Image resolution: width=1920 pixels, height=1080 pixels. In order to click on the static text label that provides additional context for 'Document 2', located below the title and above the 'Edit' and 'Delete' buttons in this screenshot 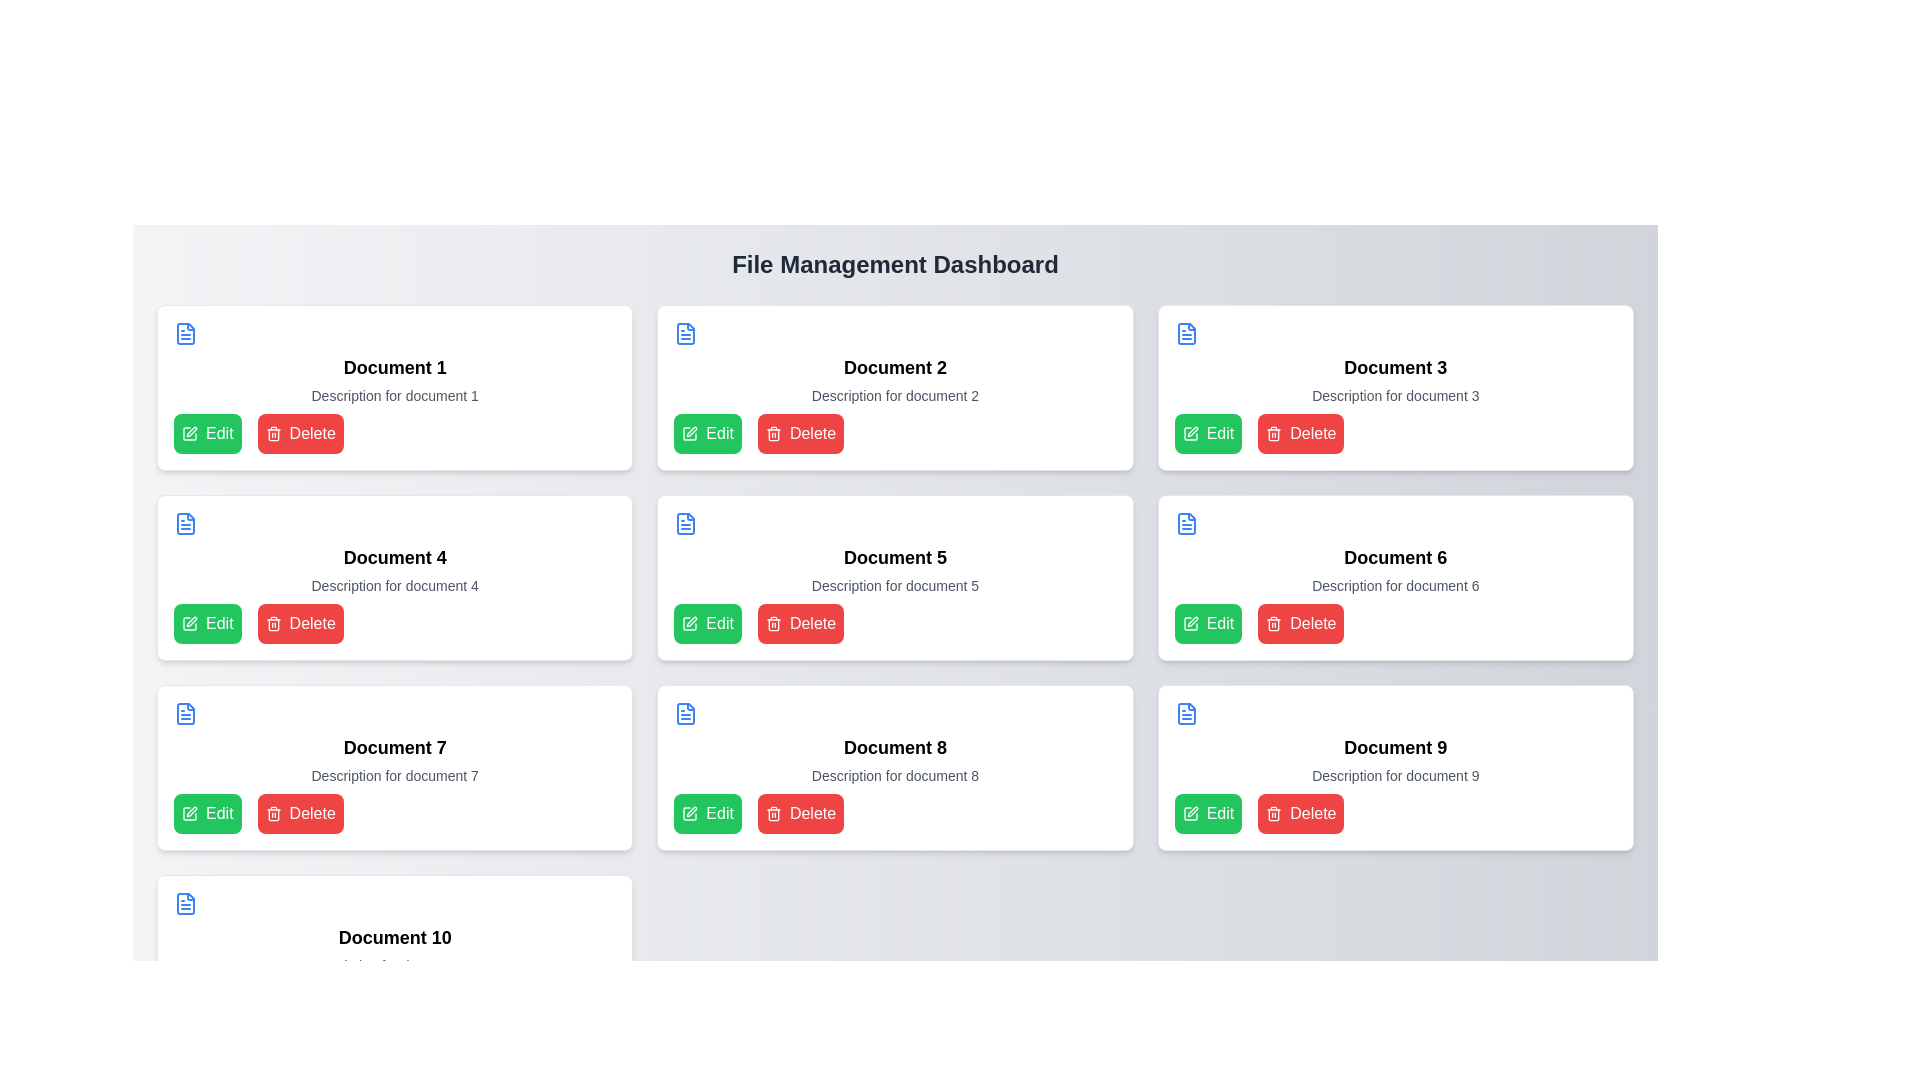, I will do `click(894, 396)`.